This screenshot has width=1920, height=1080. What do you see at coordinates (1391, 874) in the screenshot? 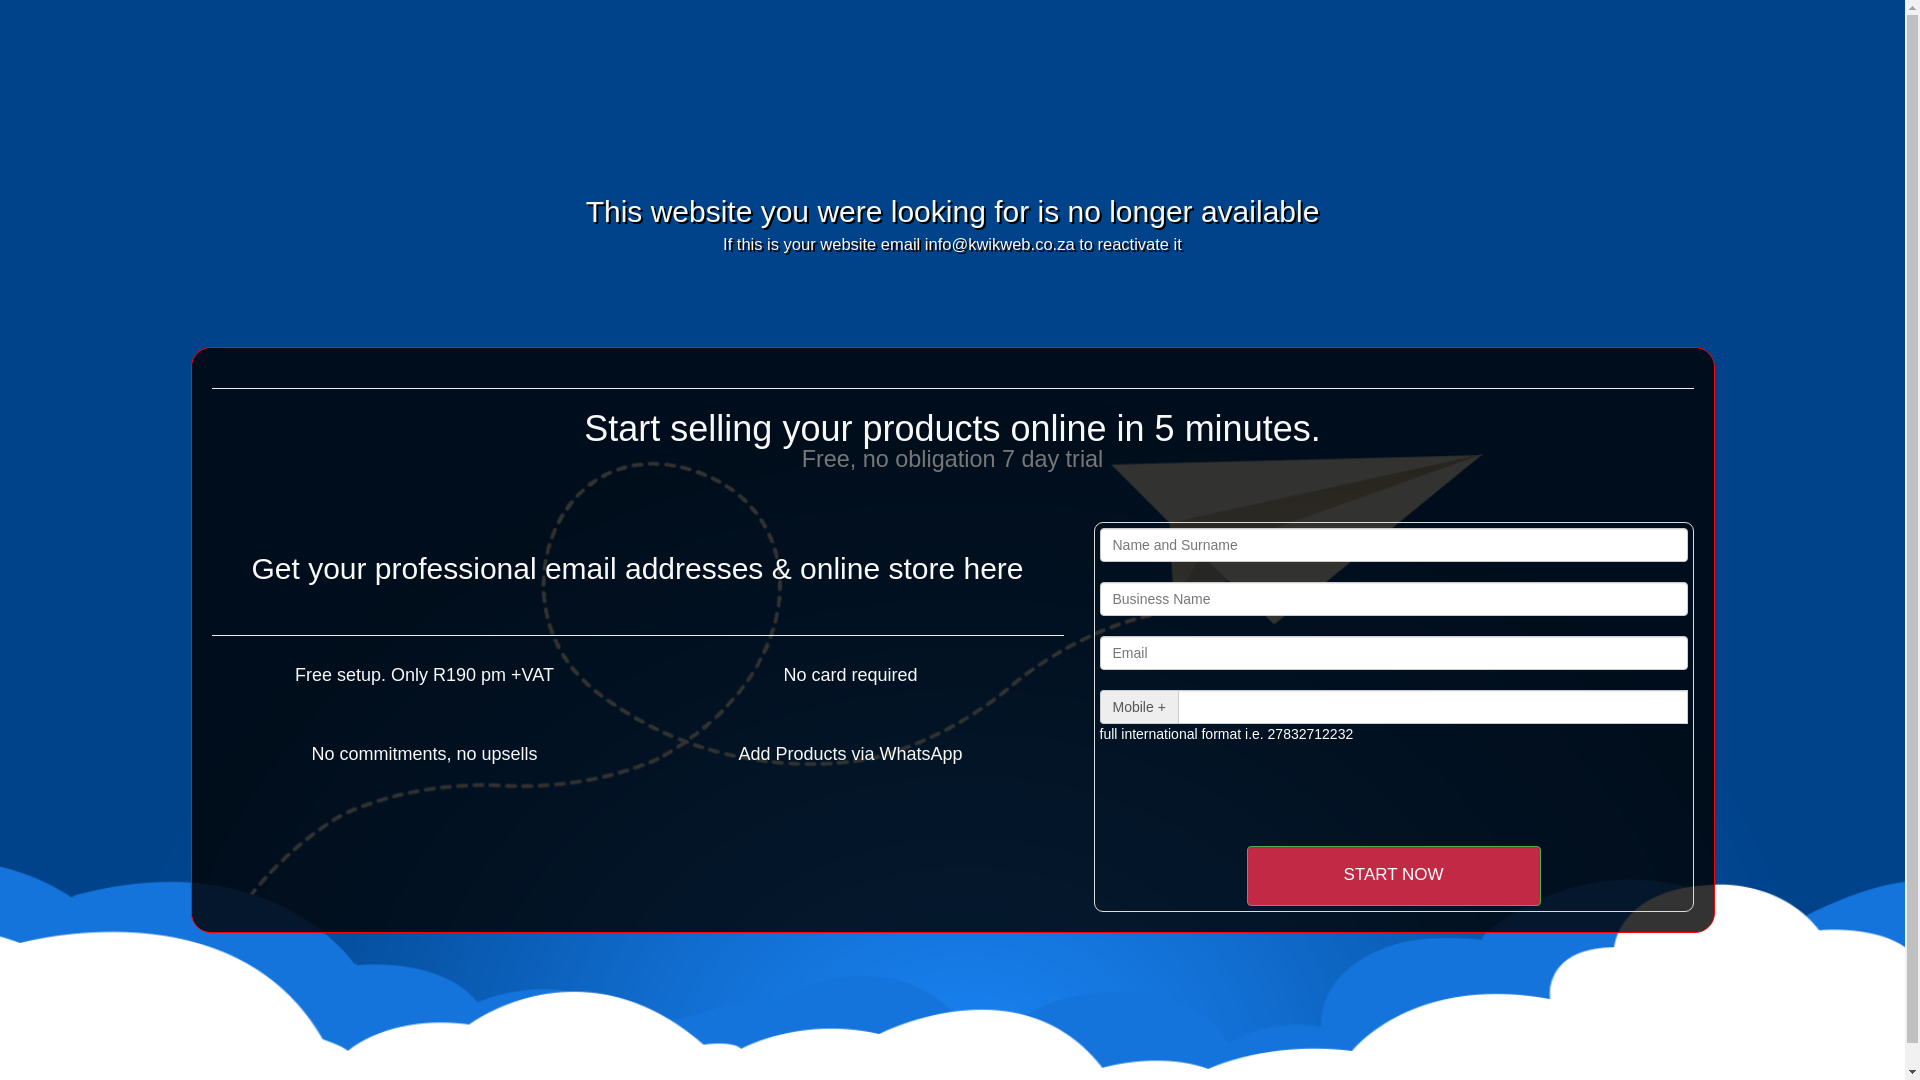
I see `'START NOW'` at bounding box center [1391, 874].